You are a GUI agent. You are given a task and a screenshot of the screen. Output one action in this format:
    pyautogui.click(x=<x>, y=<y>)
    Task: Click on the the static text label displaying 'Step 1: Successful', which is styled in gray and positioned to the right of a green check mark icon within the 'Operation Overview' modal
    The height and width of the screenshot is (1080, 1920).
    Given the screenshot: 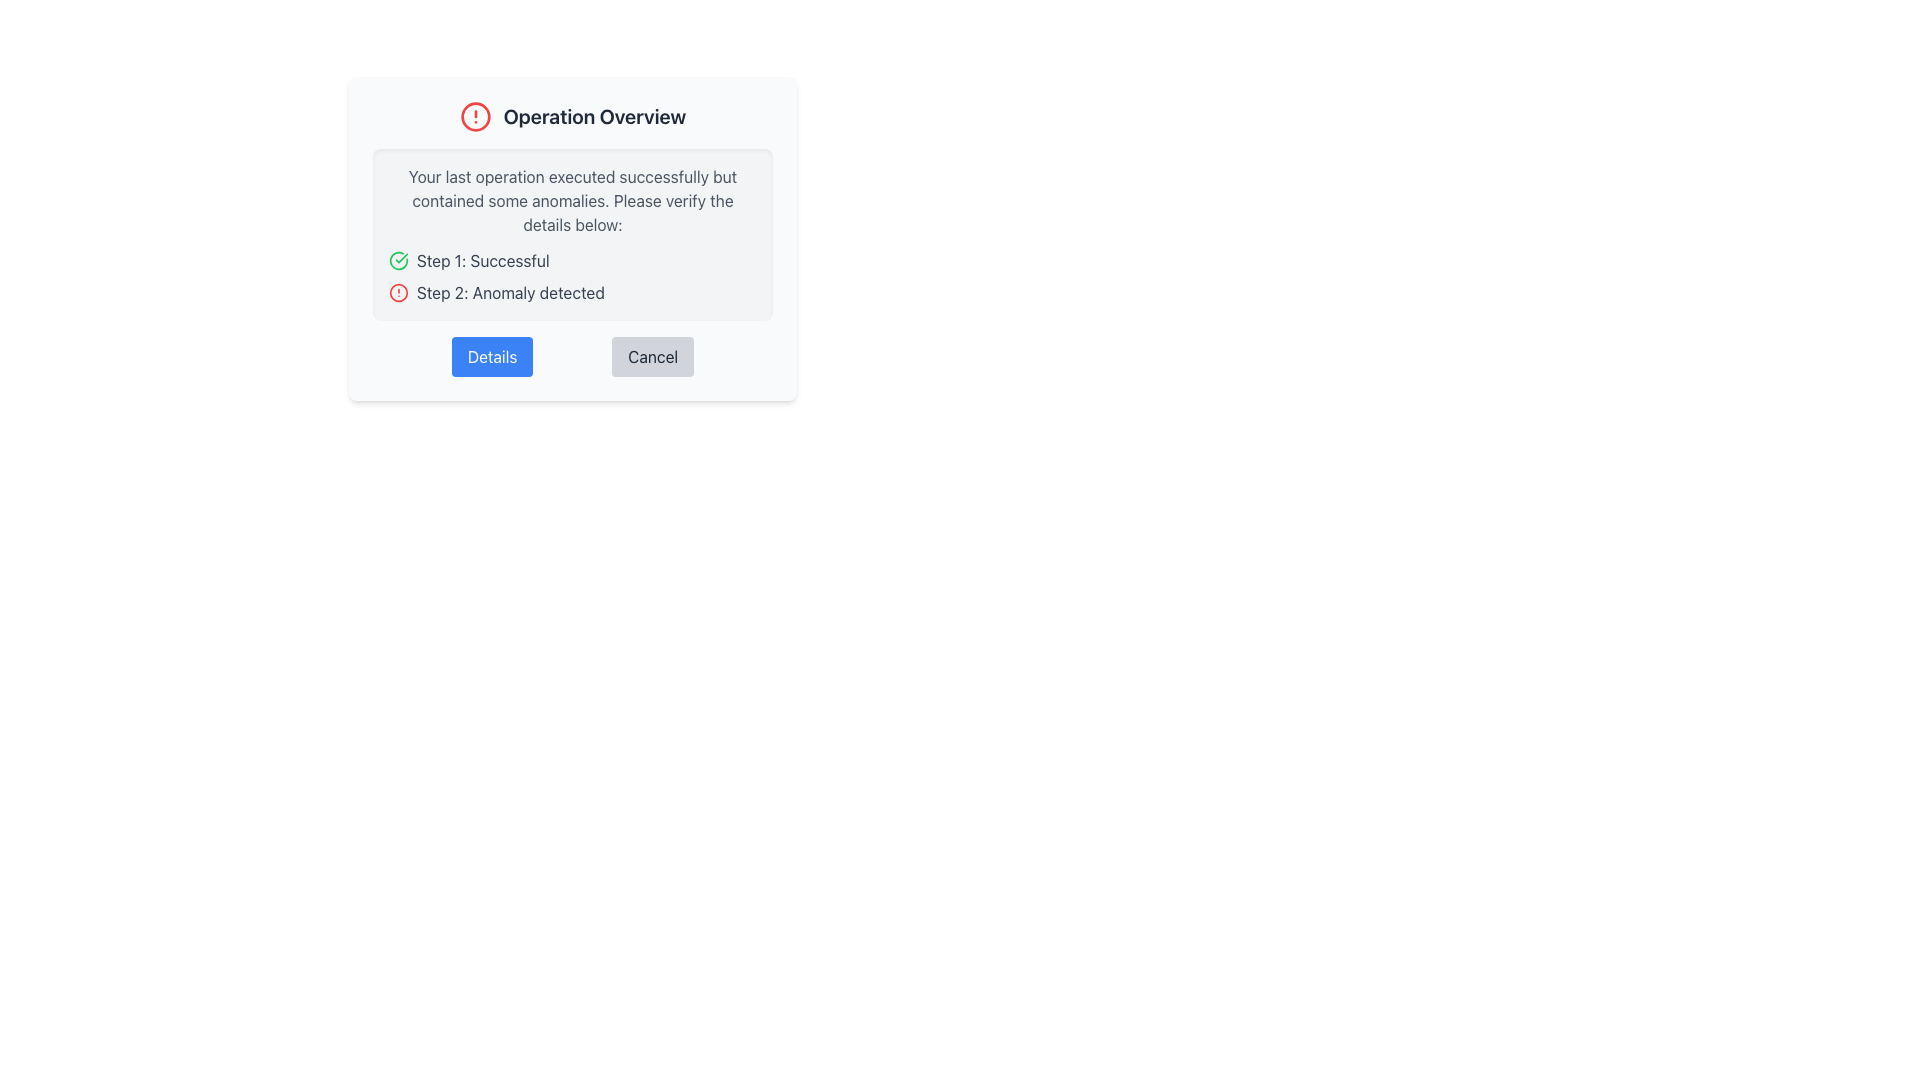 What is the action you would take?
    pyautogui.click(x=483, y=260)
    